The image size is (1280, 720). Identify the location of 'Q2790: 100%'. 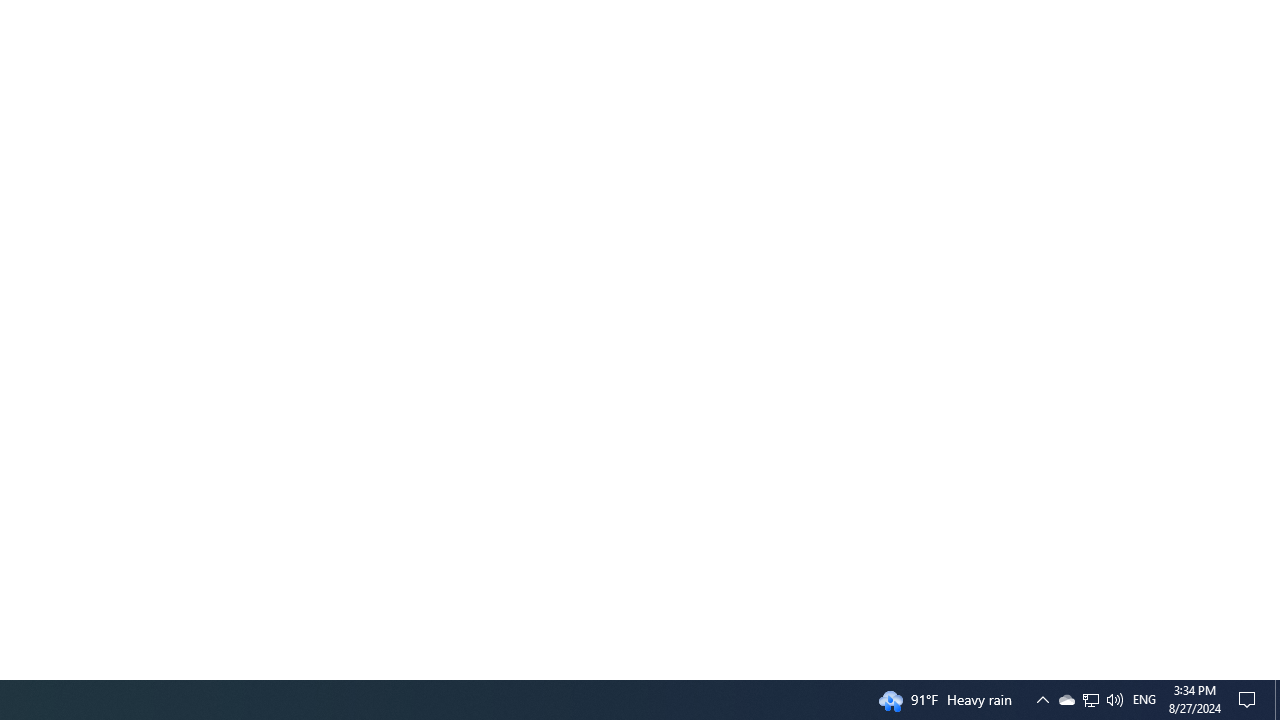
(1113, 698).